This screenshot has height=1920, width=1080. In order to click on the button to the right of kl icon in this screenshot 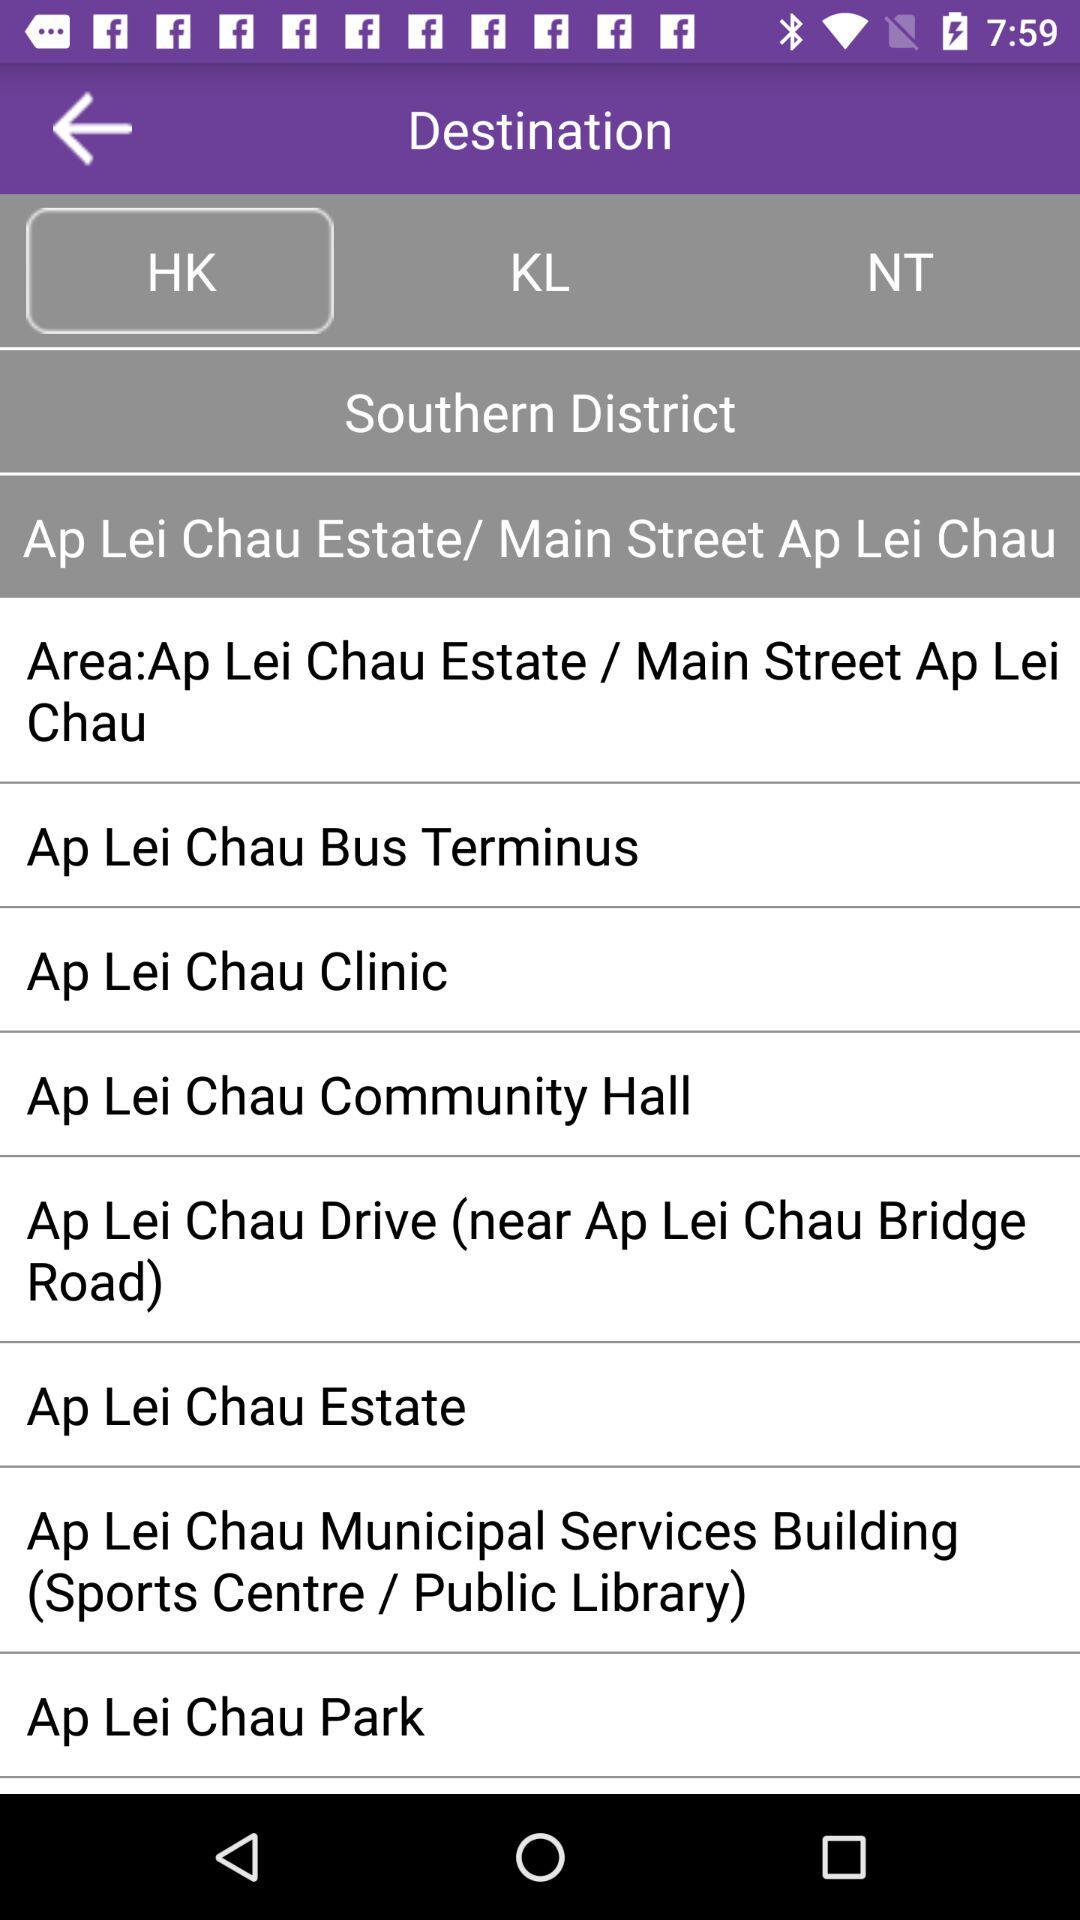, I will do `click(898, 269)`.